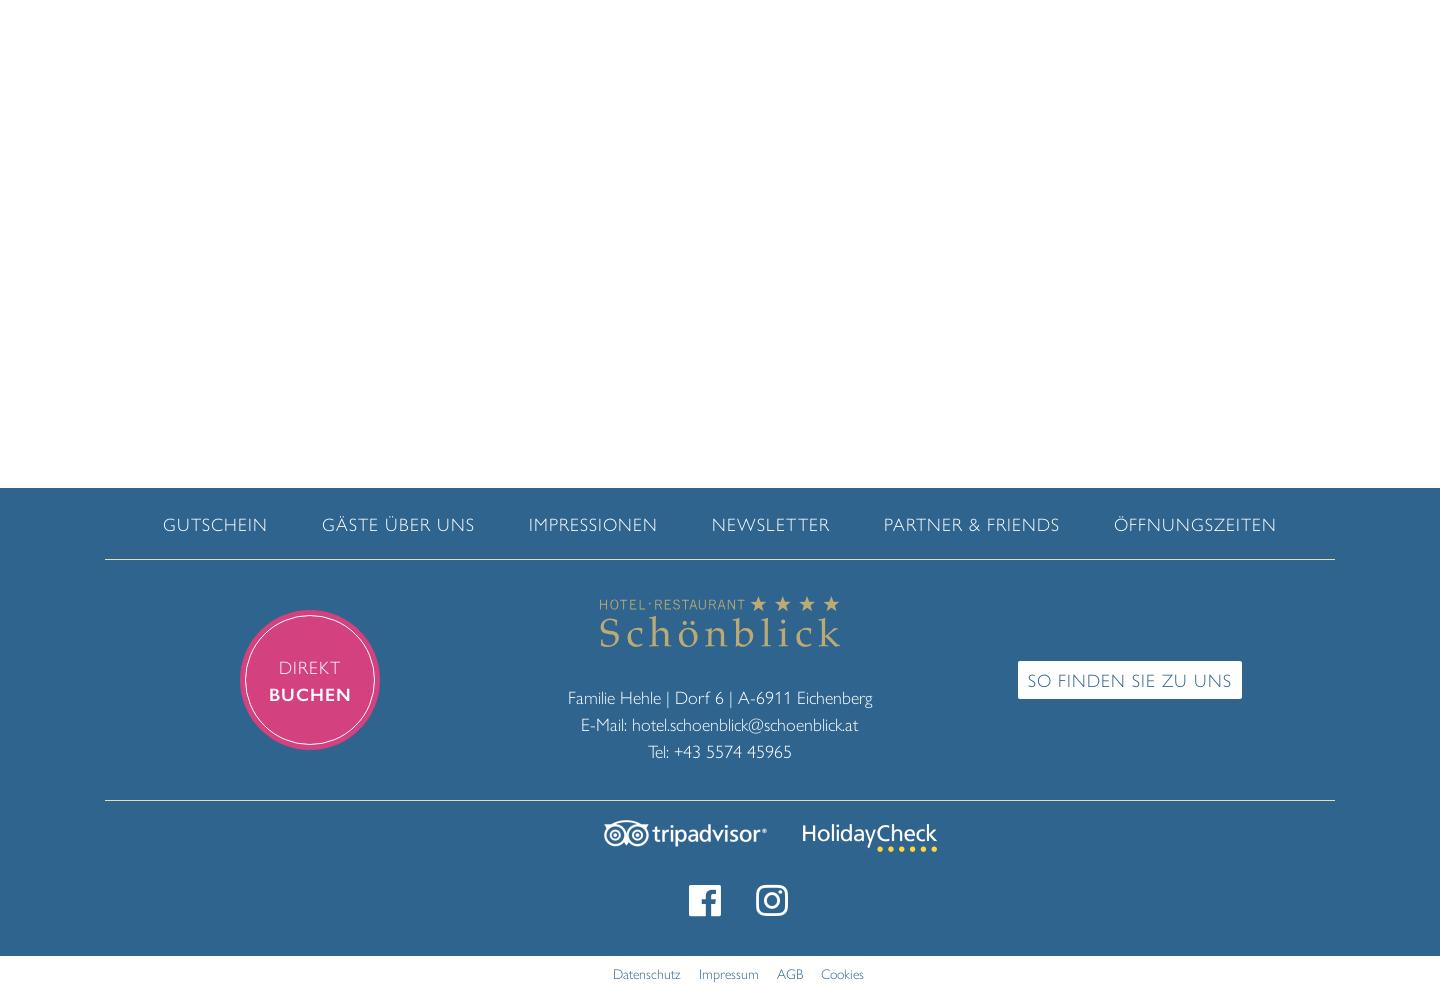  I want to click on 'Datenschutz', so click(611, 971).